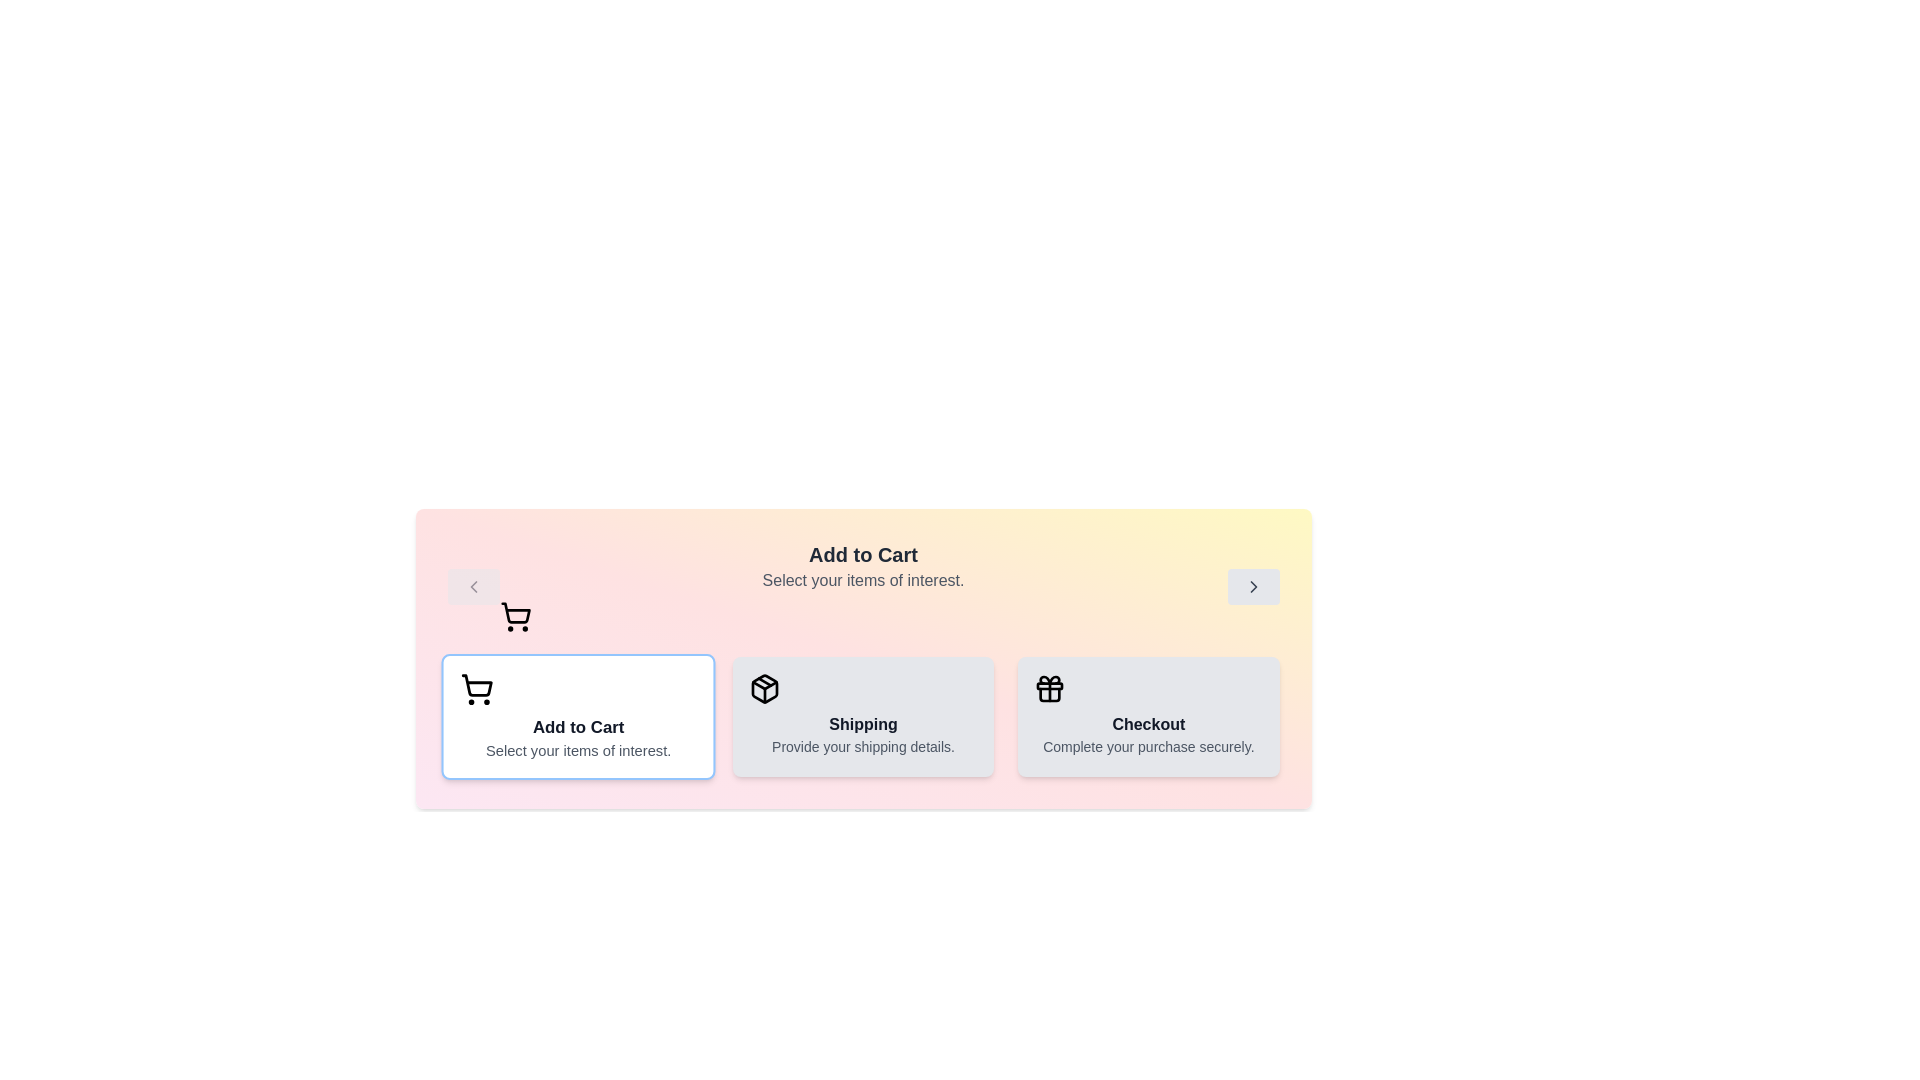 This screenshot has height=1080, width=1920. What do you see at coordinates (1252, 585) in the screenshot?
I see `the Icon button located at the top-right corner of the first step panel` at bounding box center [1252, 585].